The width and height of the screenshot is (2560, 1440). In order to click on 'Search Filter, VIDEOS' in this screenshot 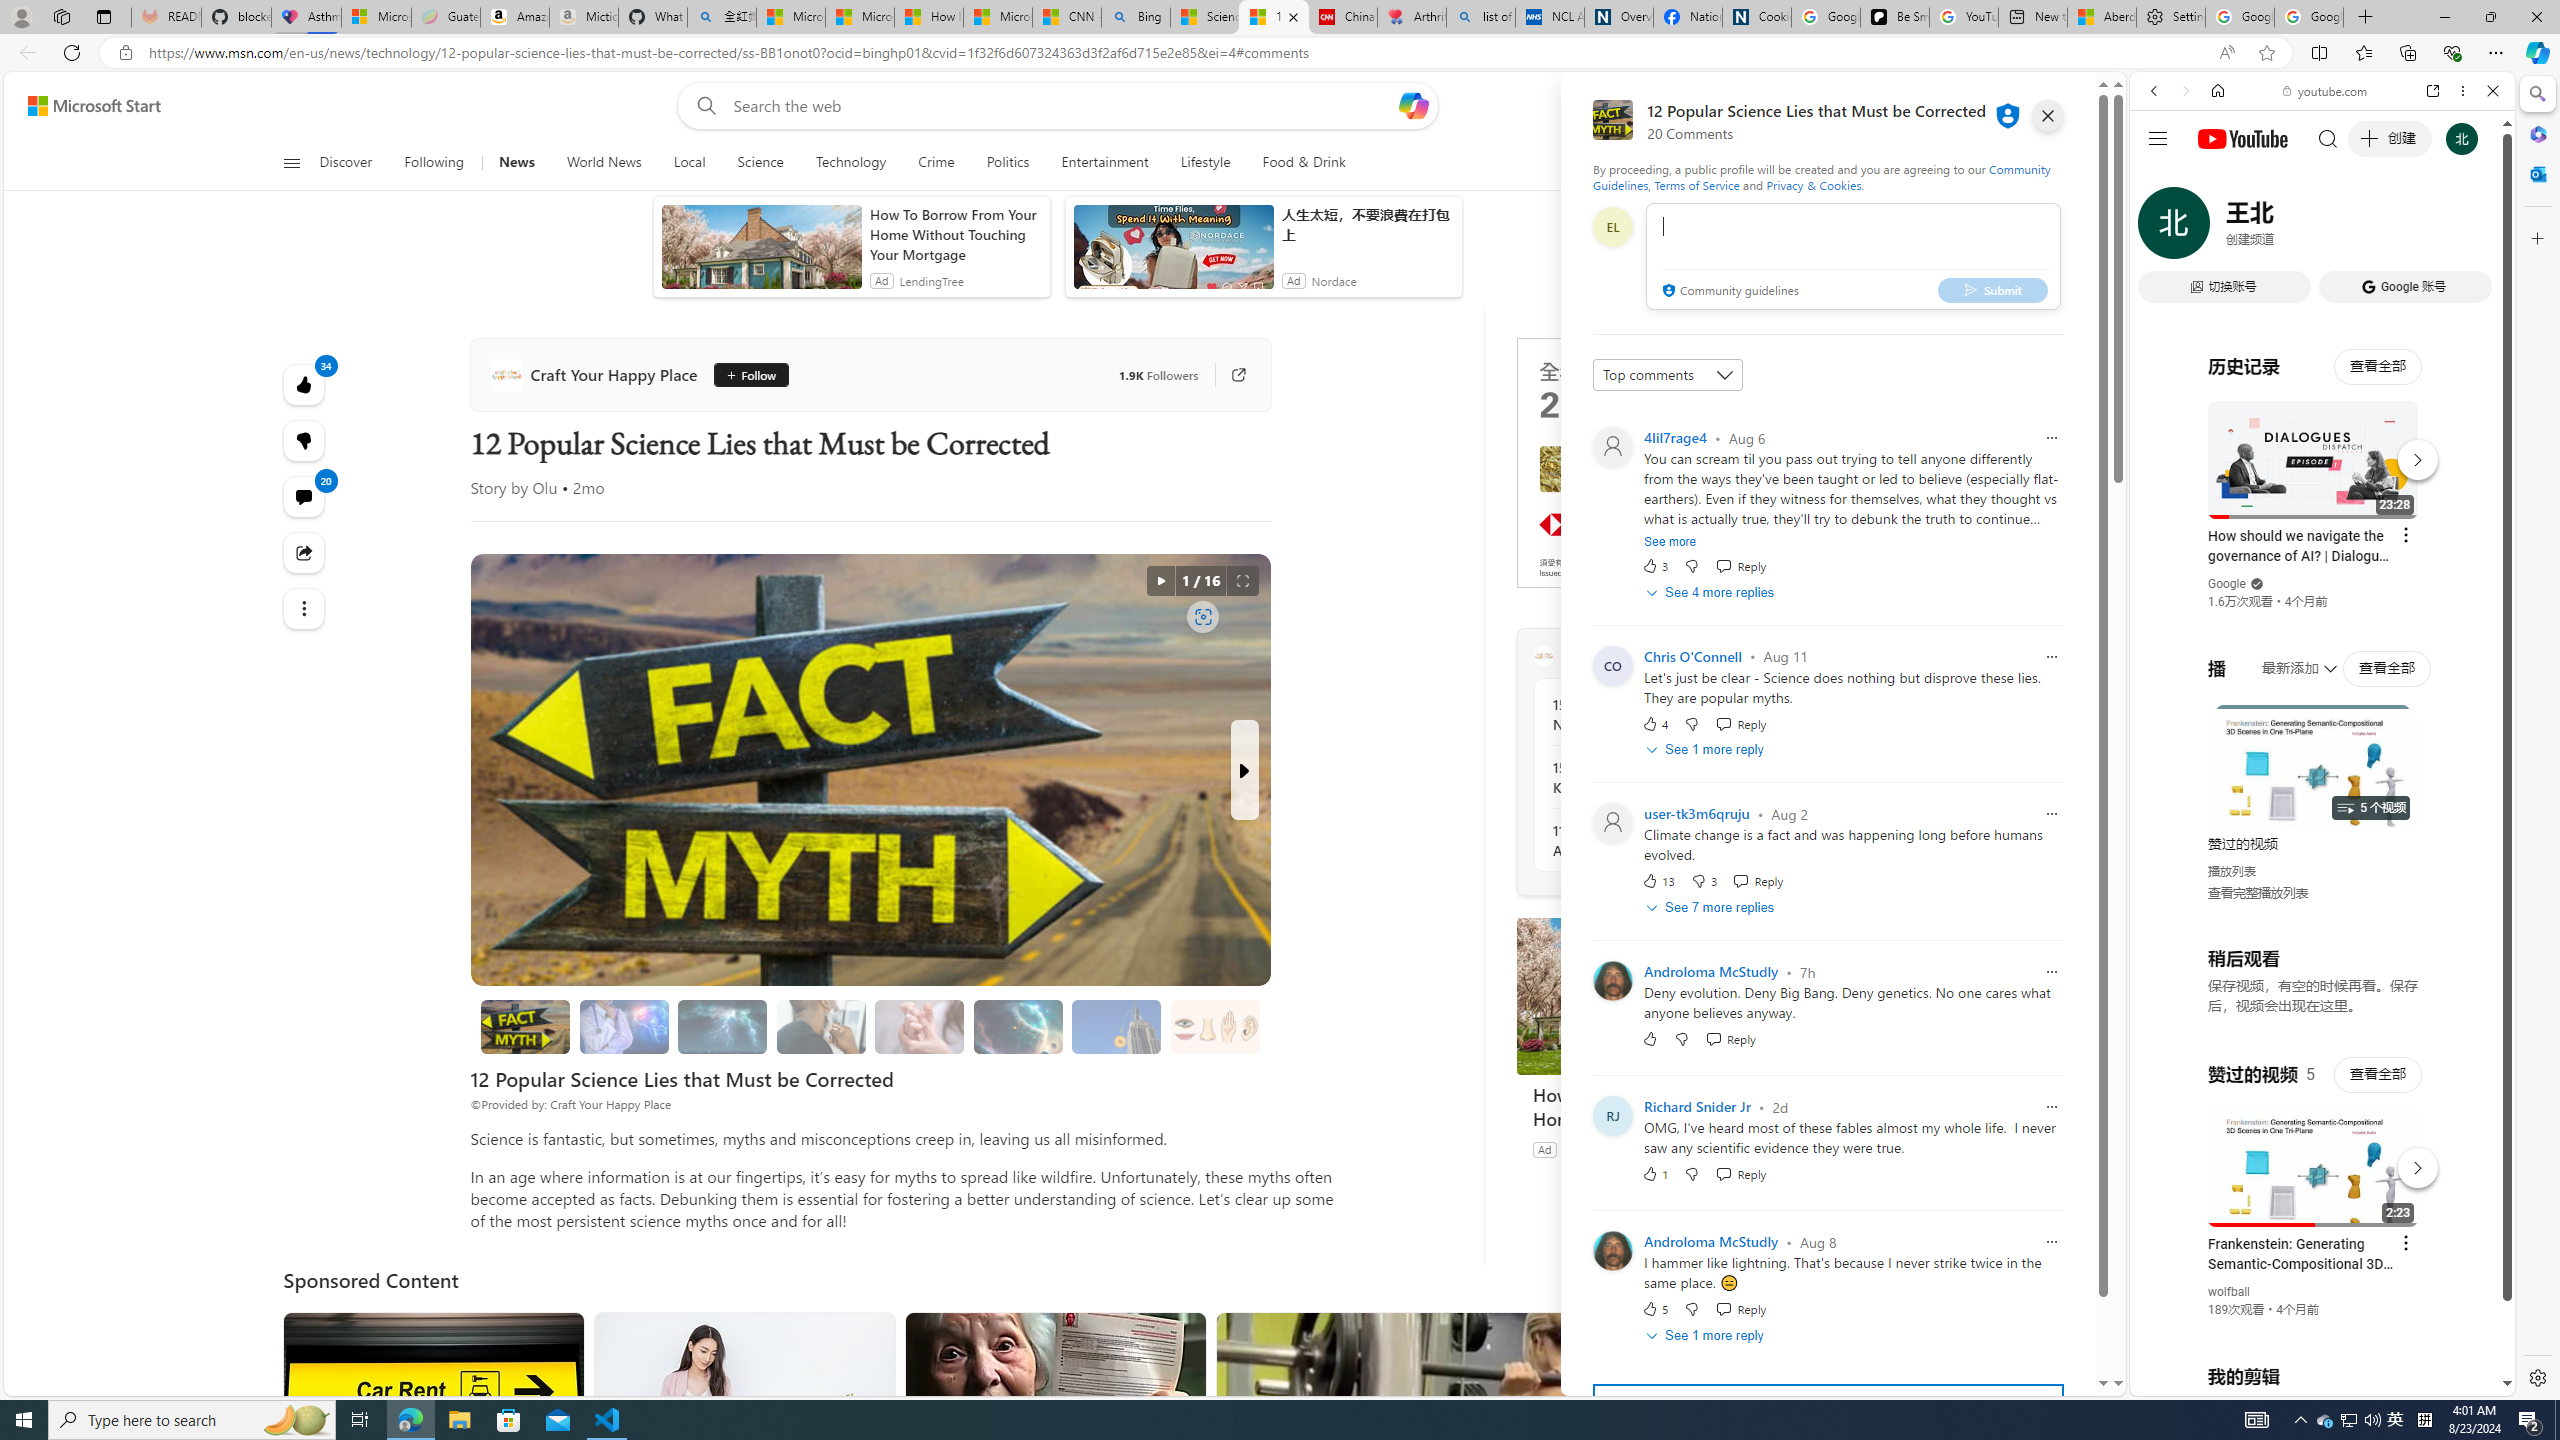, I will do `click(2286, 227)`.